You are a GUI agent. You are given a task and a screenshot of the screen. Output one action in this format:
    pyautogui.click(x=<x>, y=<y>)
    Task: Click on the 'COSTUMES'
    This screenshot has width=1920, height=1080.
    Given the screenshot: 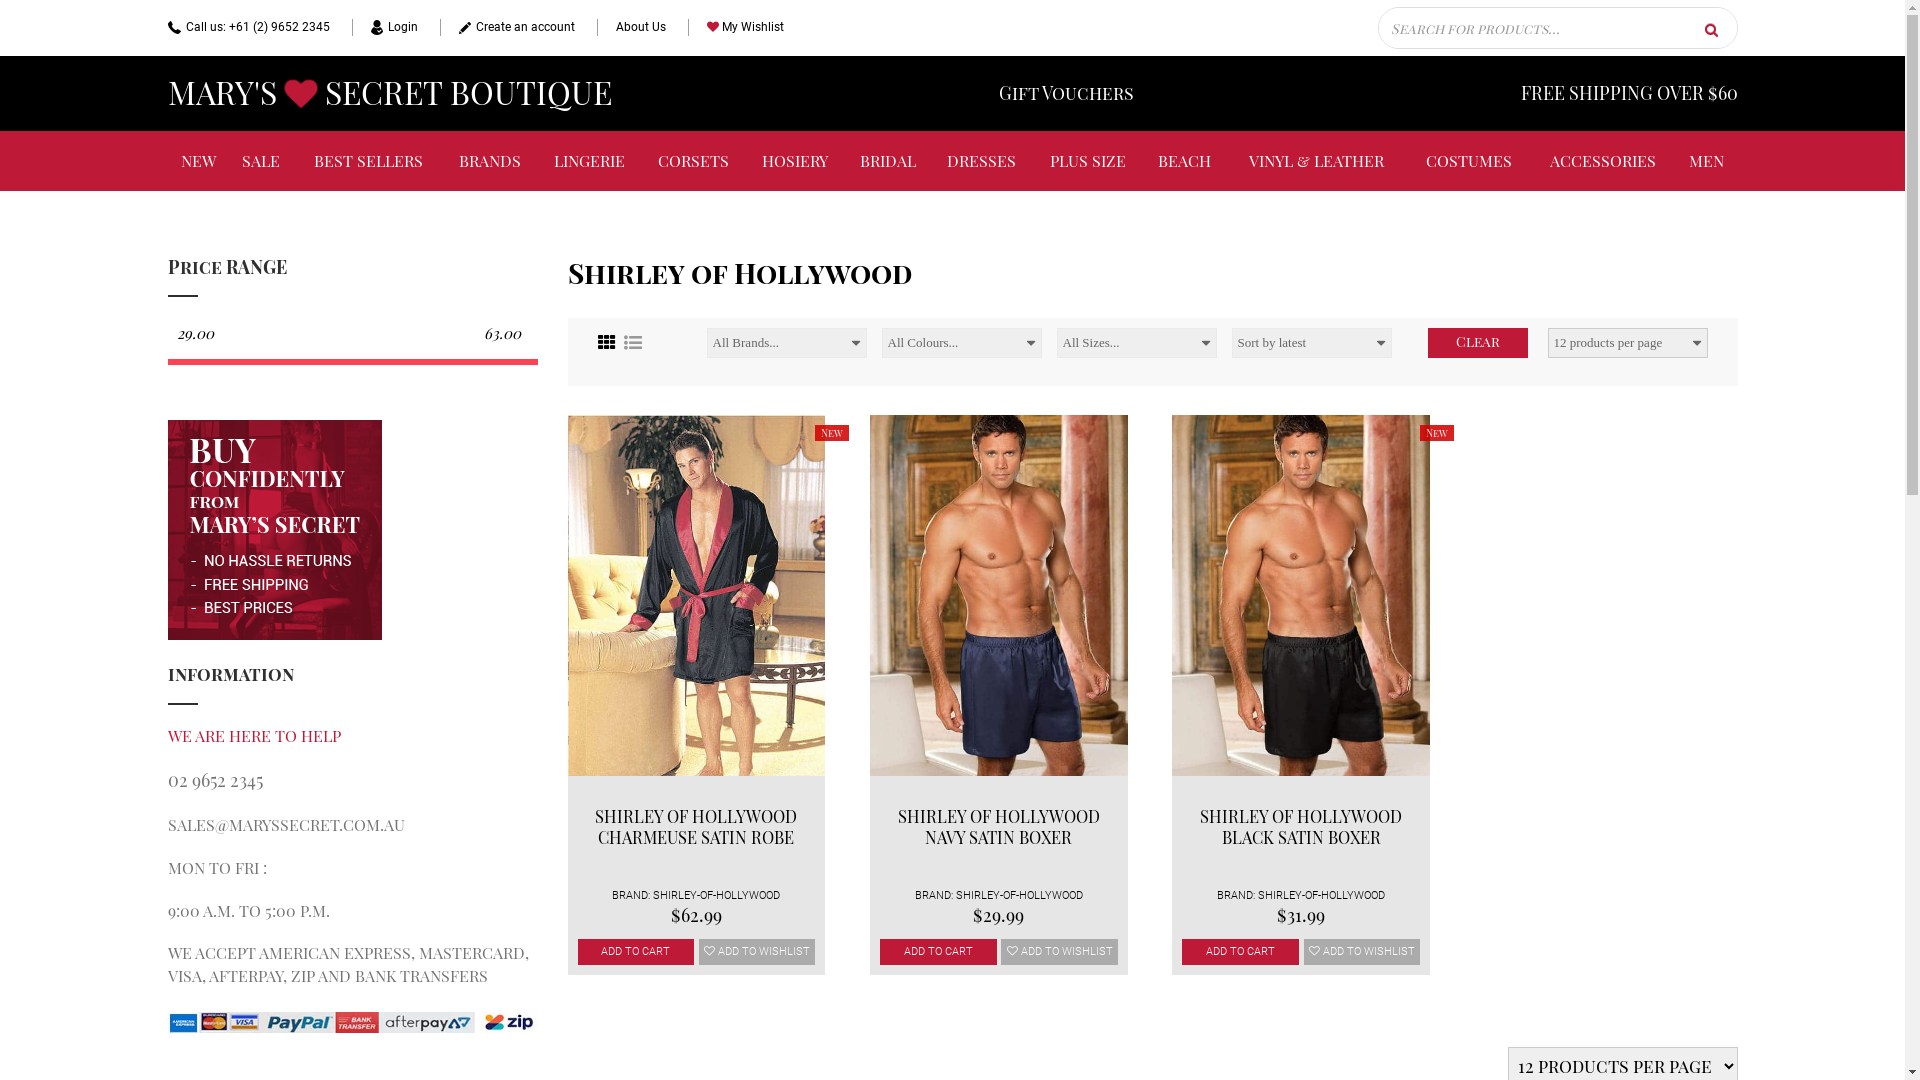 What is the action you would take?
    pyautogui.click(x=1468, y=160)
    